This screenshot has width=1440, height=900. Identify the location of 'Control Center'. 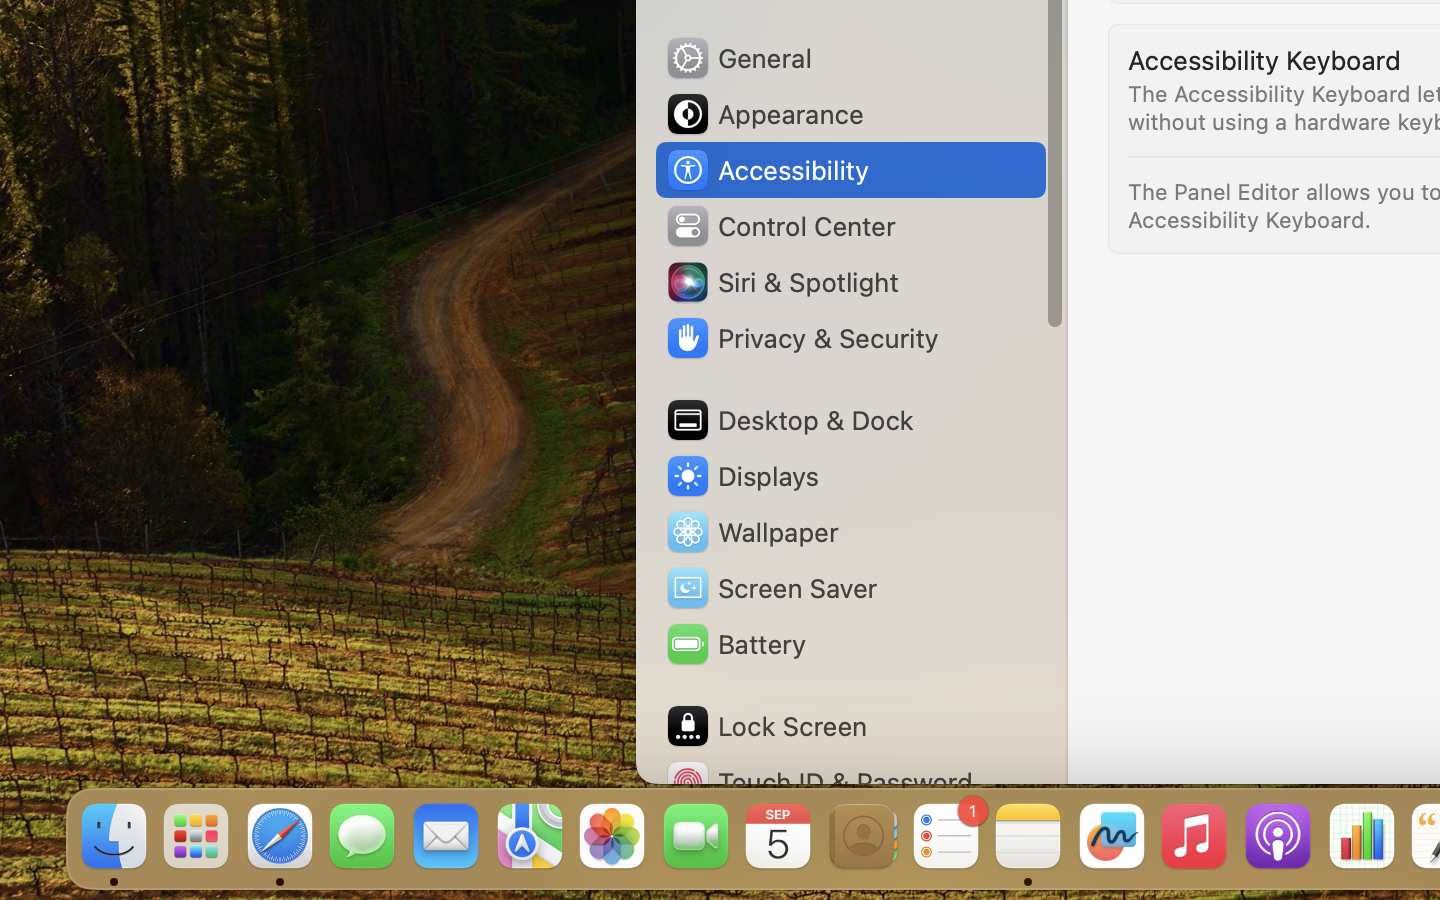
(779, 225).